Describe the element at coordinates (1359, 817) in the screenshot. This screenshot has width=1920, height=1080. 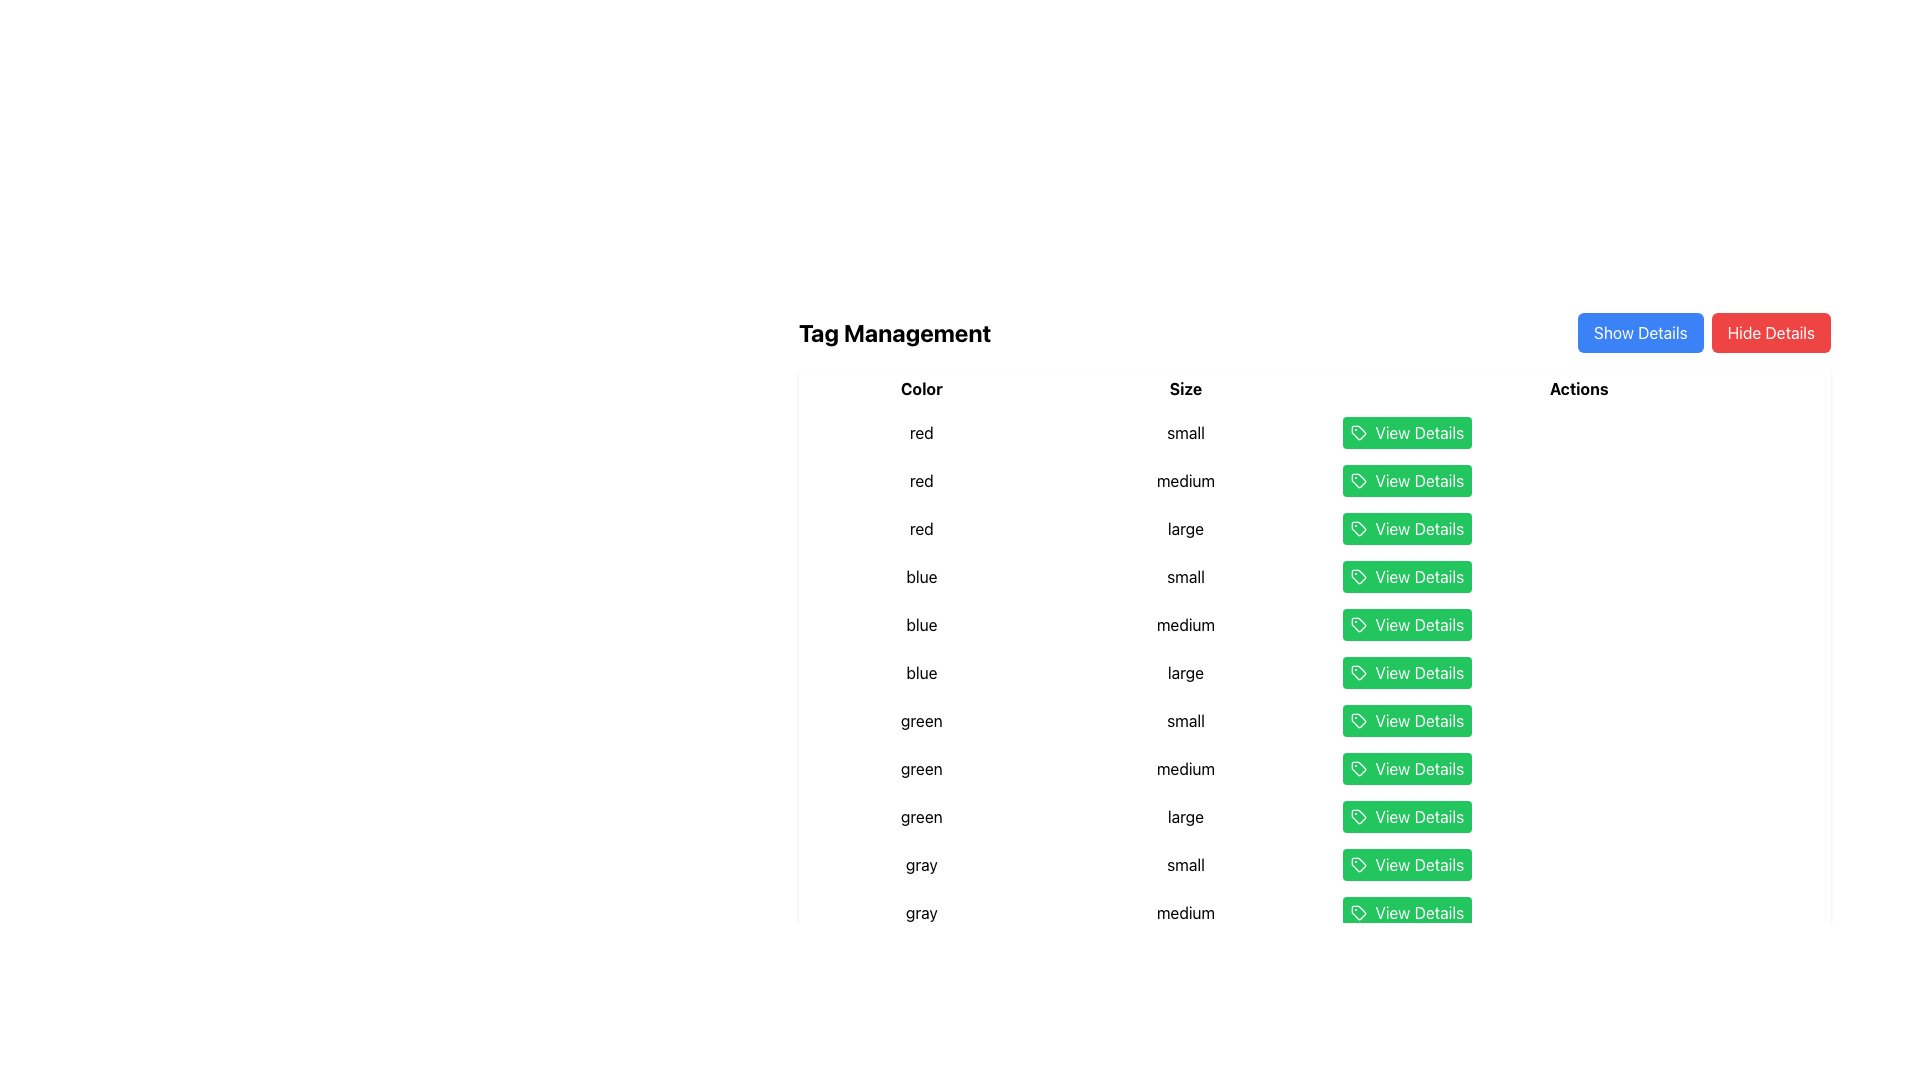
I see `the tag-shaped icon within the 'View Details' button in the last row of the table under the 'Actions' column, which is adjacent to the 'large green' row` at that location.